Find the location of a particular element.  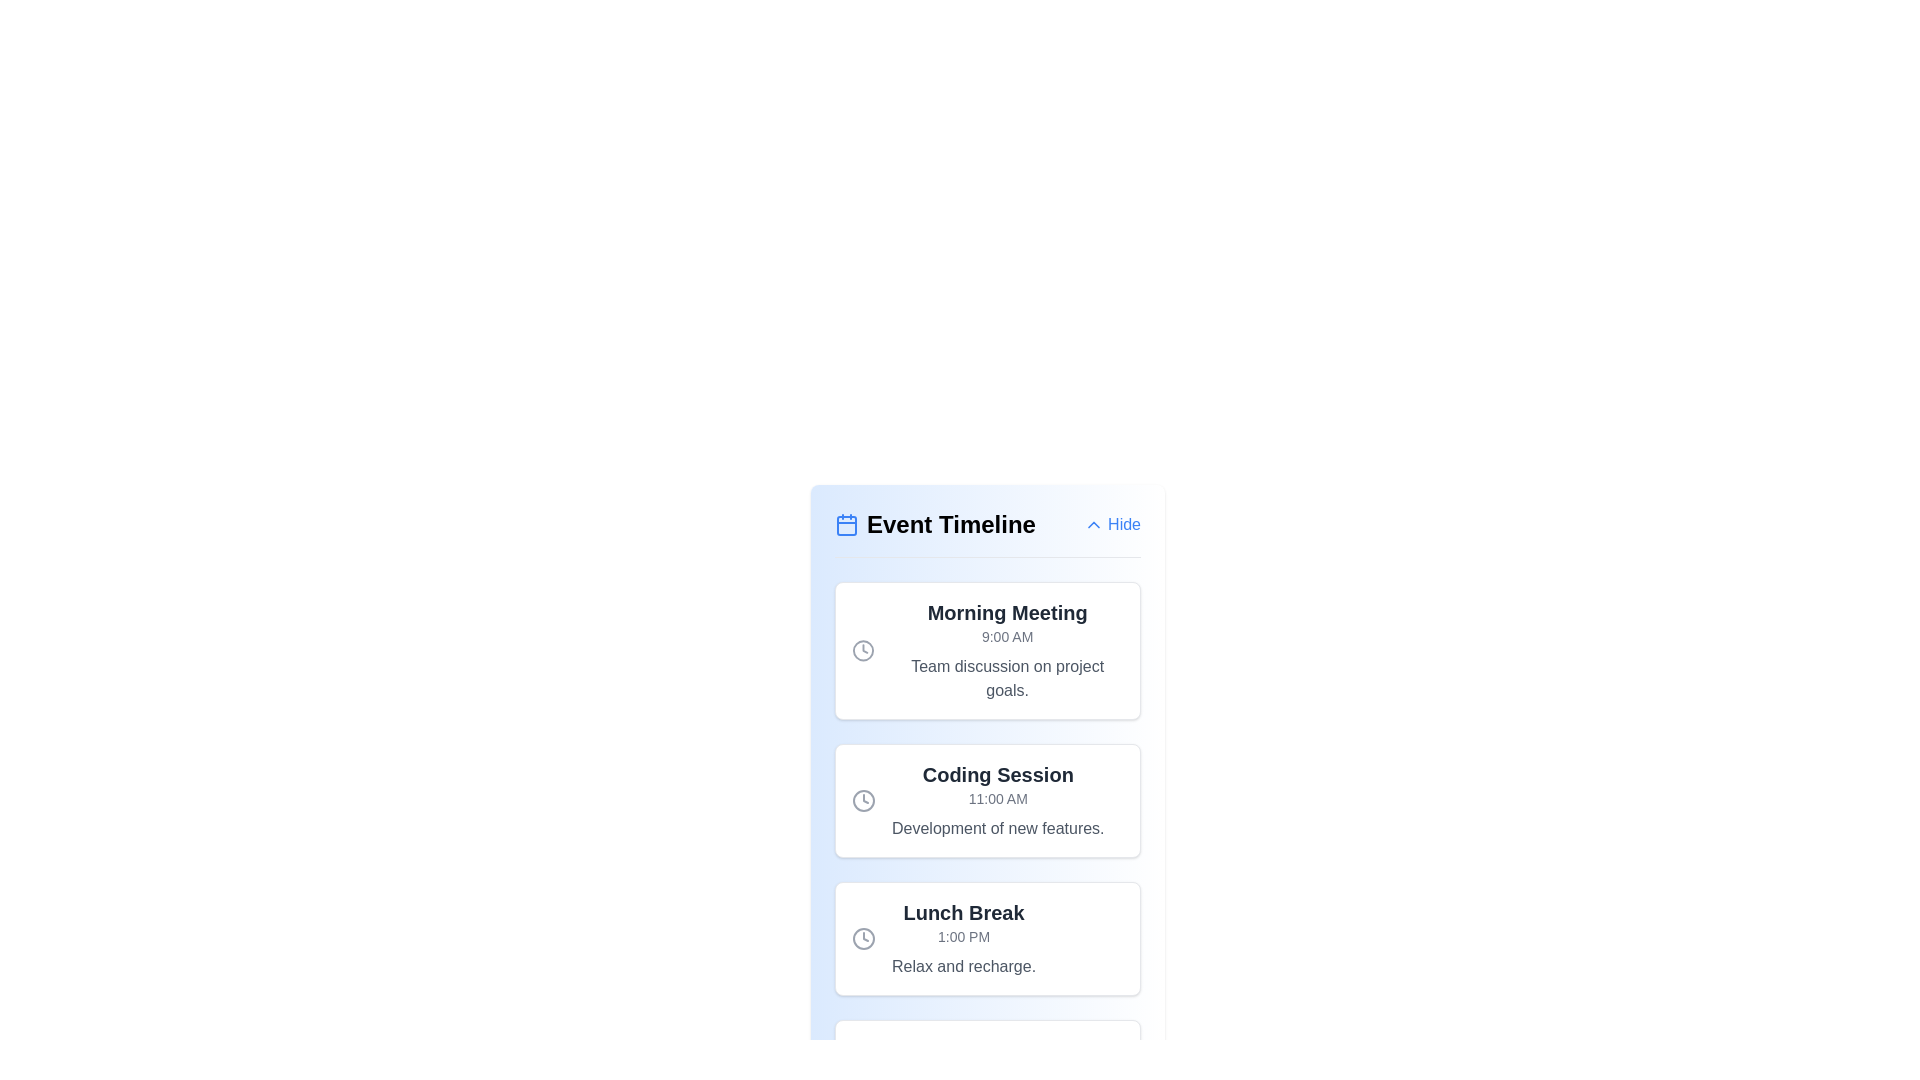

the central SVG Circle Element of the clock icon located within the 'Coding Session' section of the 'Event Timeline' interface, positioned between '11:00 AM' and the associated text is located at coordinates (864, 800).